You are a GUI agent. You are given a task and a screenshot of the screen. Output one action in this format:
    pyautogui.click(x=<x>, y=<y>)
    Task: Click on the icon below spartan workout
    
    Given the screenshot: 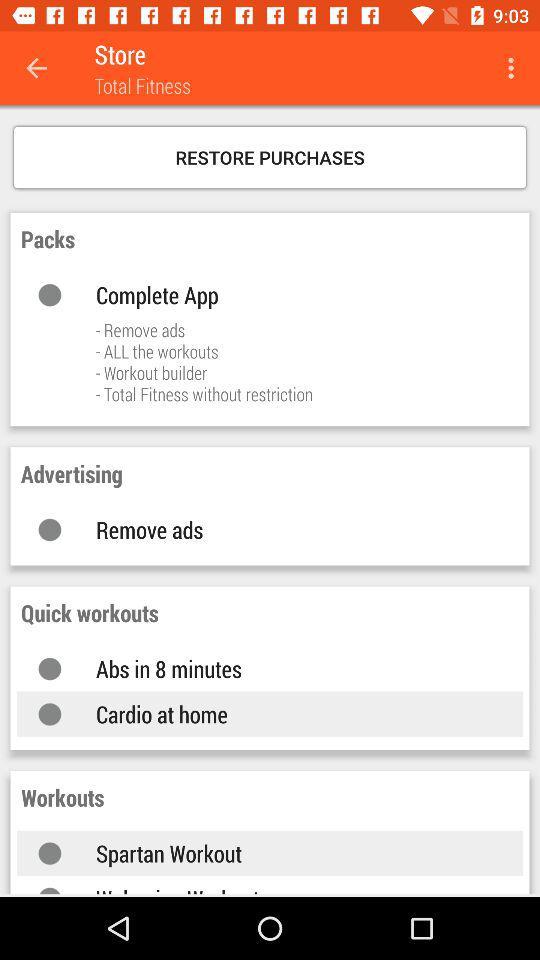 What is the action you would take?
    pyautogui.click(x=288, y=888)
    